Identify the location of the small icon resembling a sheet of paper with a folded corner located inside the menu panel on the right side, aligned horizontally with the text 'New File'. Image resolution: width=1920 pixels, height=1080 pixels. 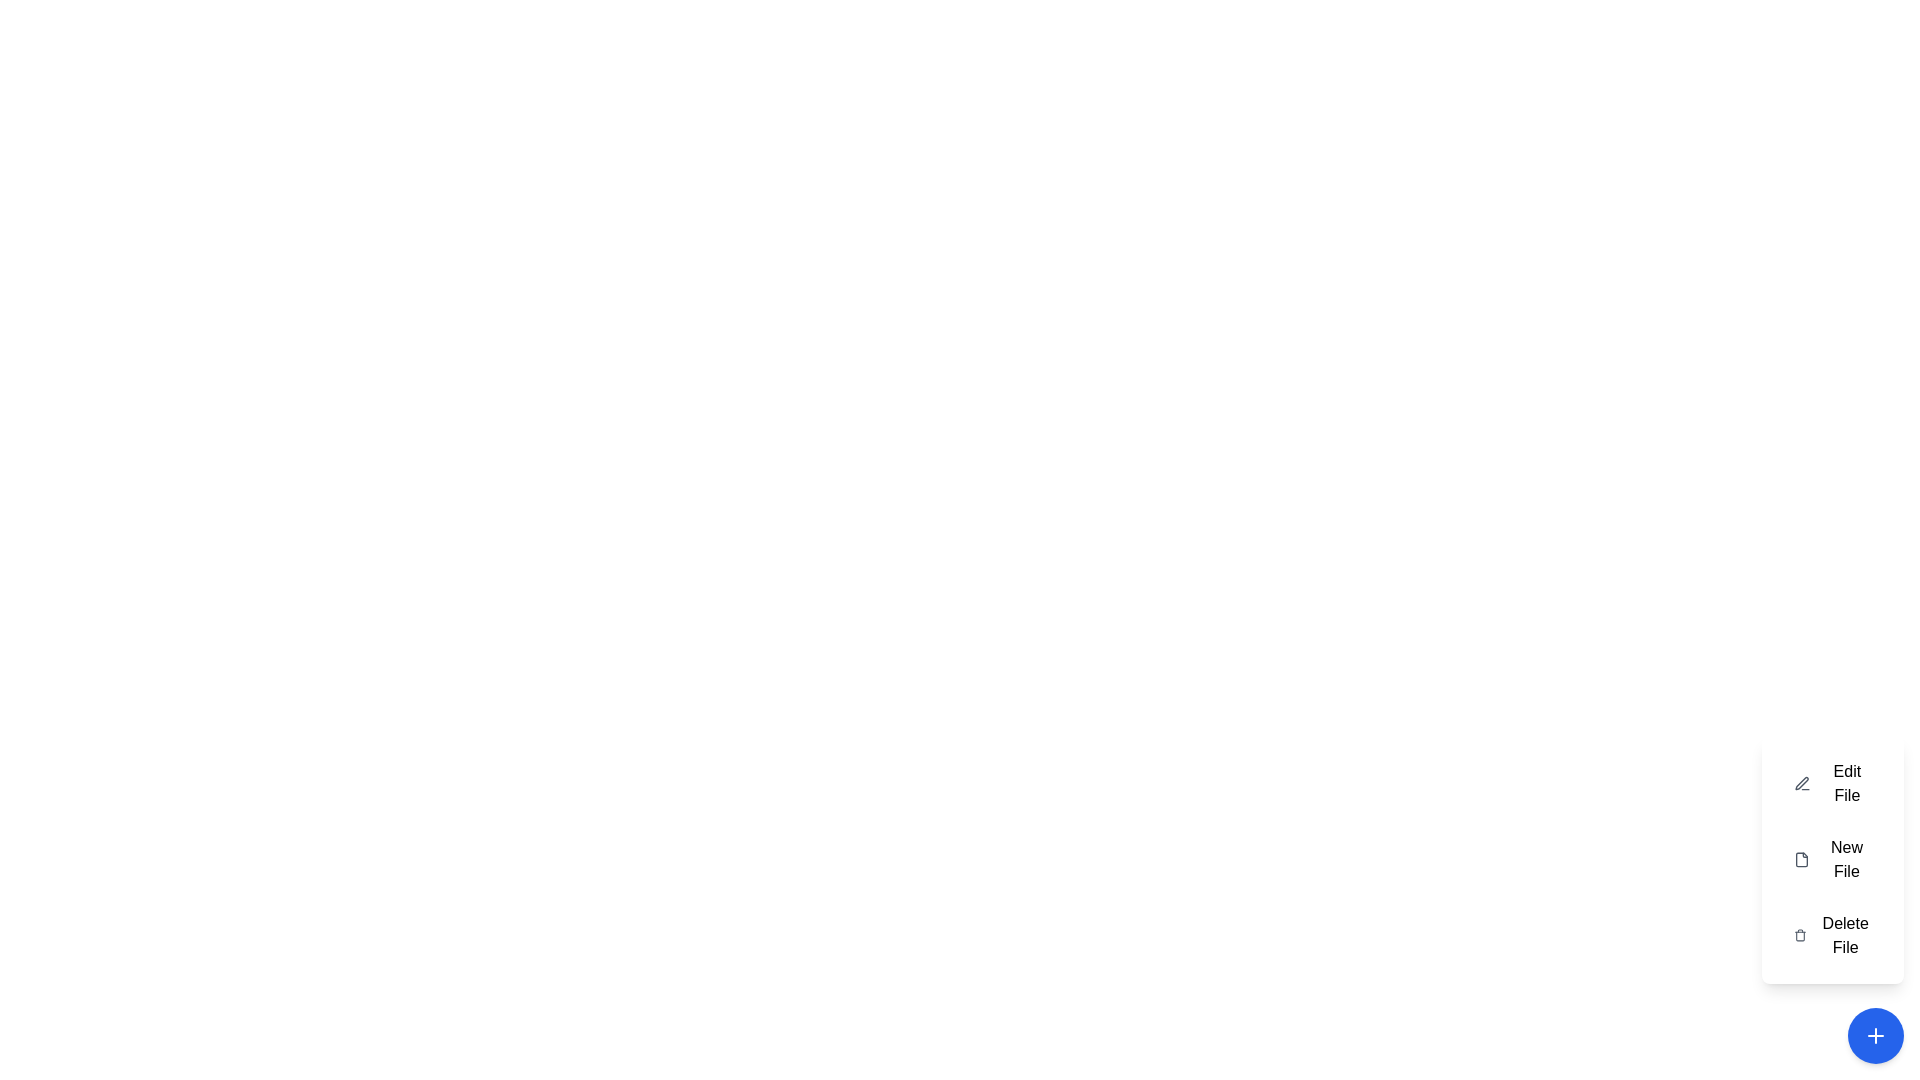
(1801, 859).